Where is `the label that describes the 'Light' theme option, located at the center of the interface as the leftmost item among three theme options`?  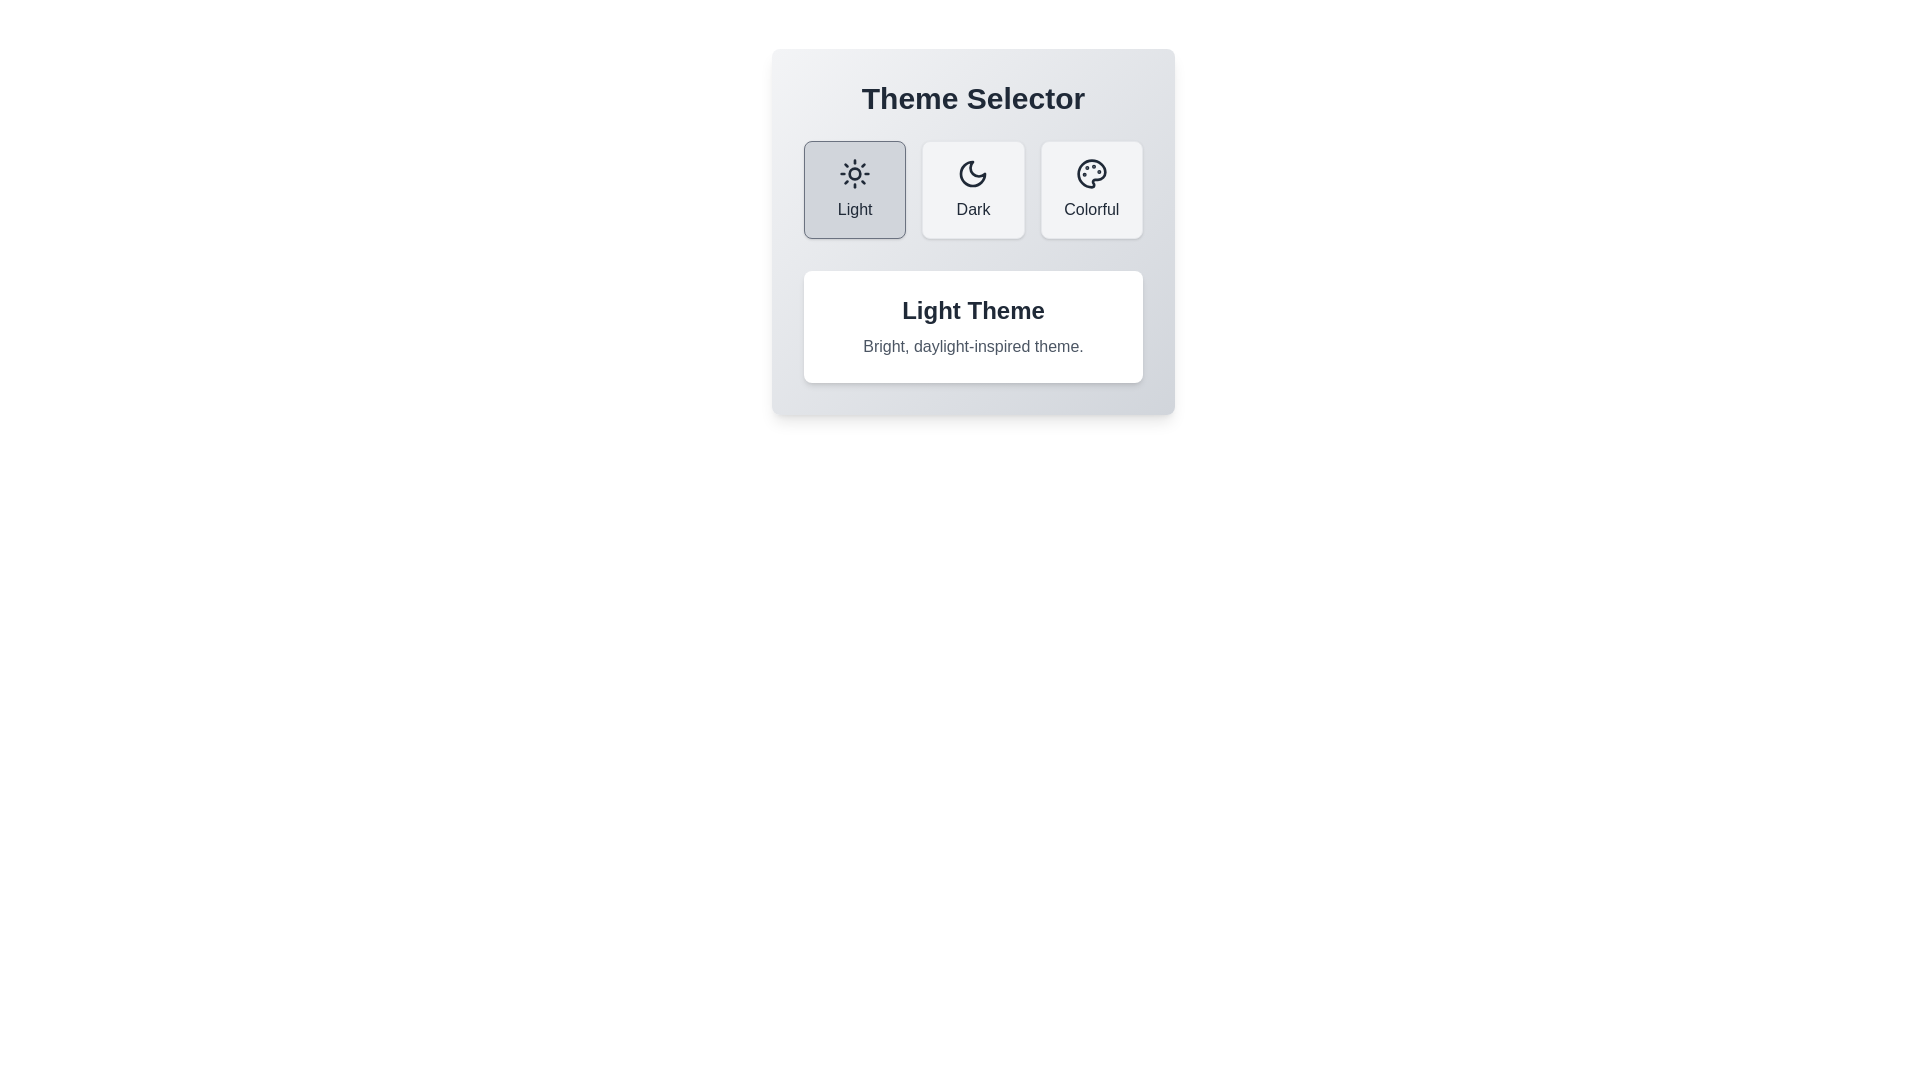 the label that describes the 'Light' theme option, located at the center of the interface as the leftmost item among three theme options is located at coordinates (855, 209).